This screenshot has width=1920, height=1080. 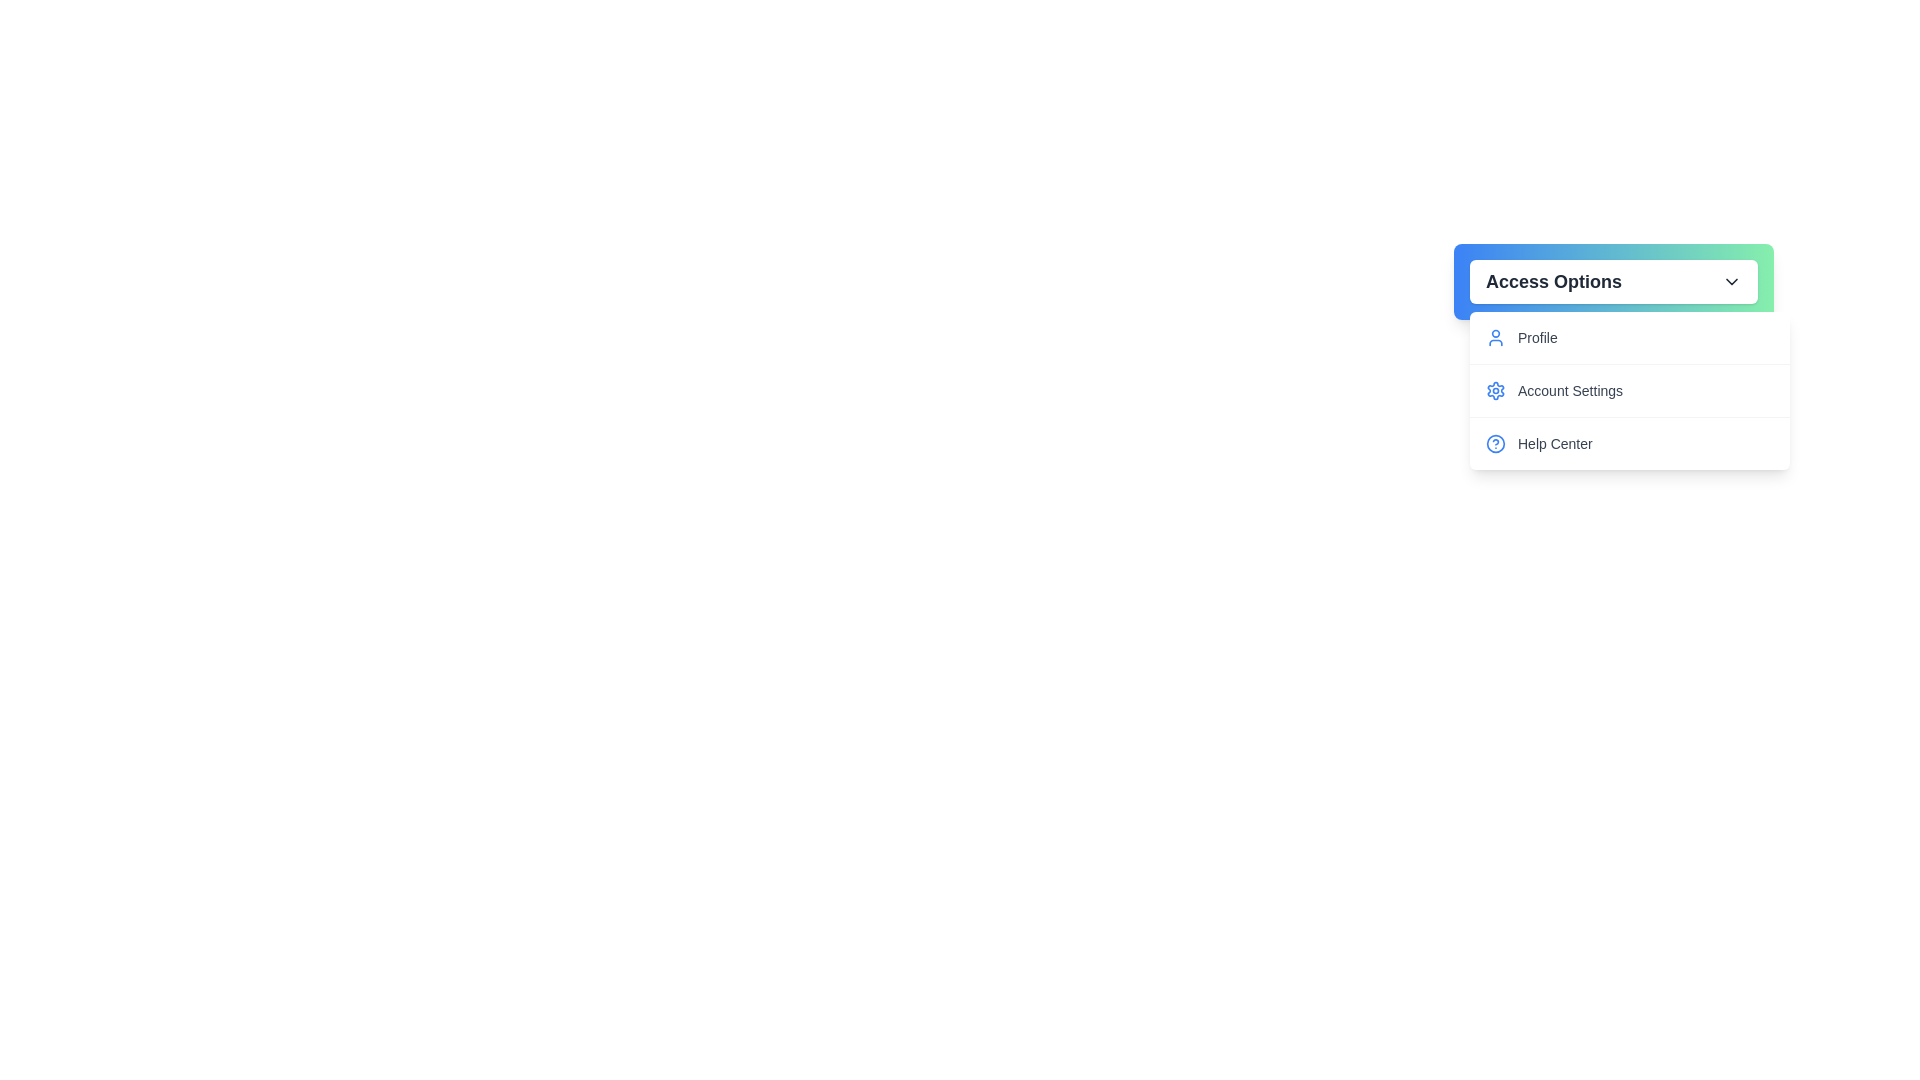 What do you see at coordinates (1630, 442) in the screenshot?
I see `the third menu item in the vertical dropdown menu, which is intended for accessing help or support functionalities, located below 'Account Settings'` at bounding box center [1630, 442].